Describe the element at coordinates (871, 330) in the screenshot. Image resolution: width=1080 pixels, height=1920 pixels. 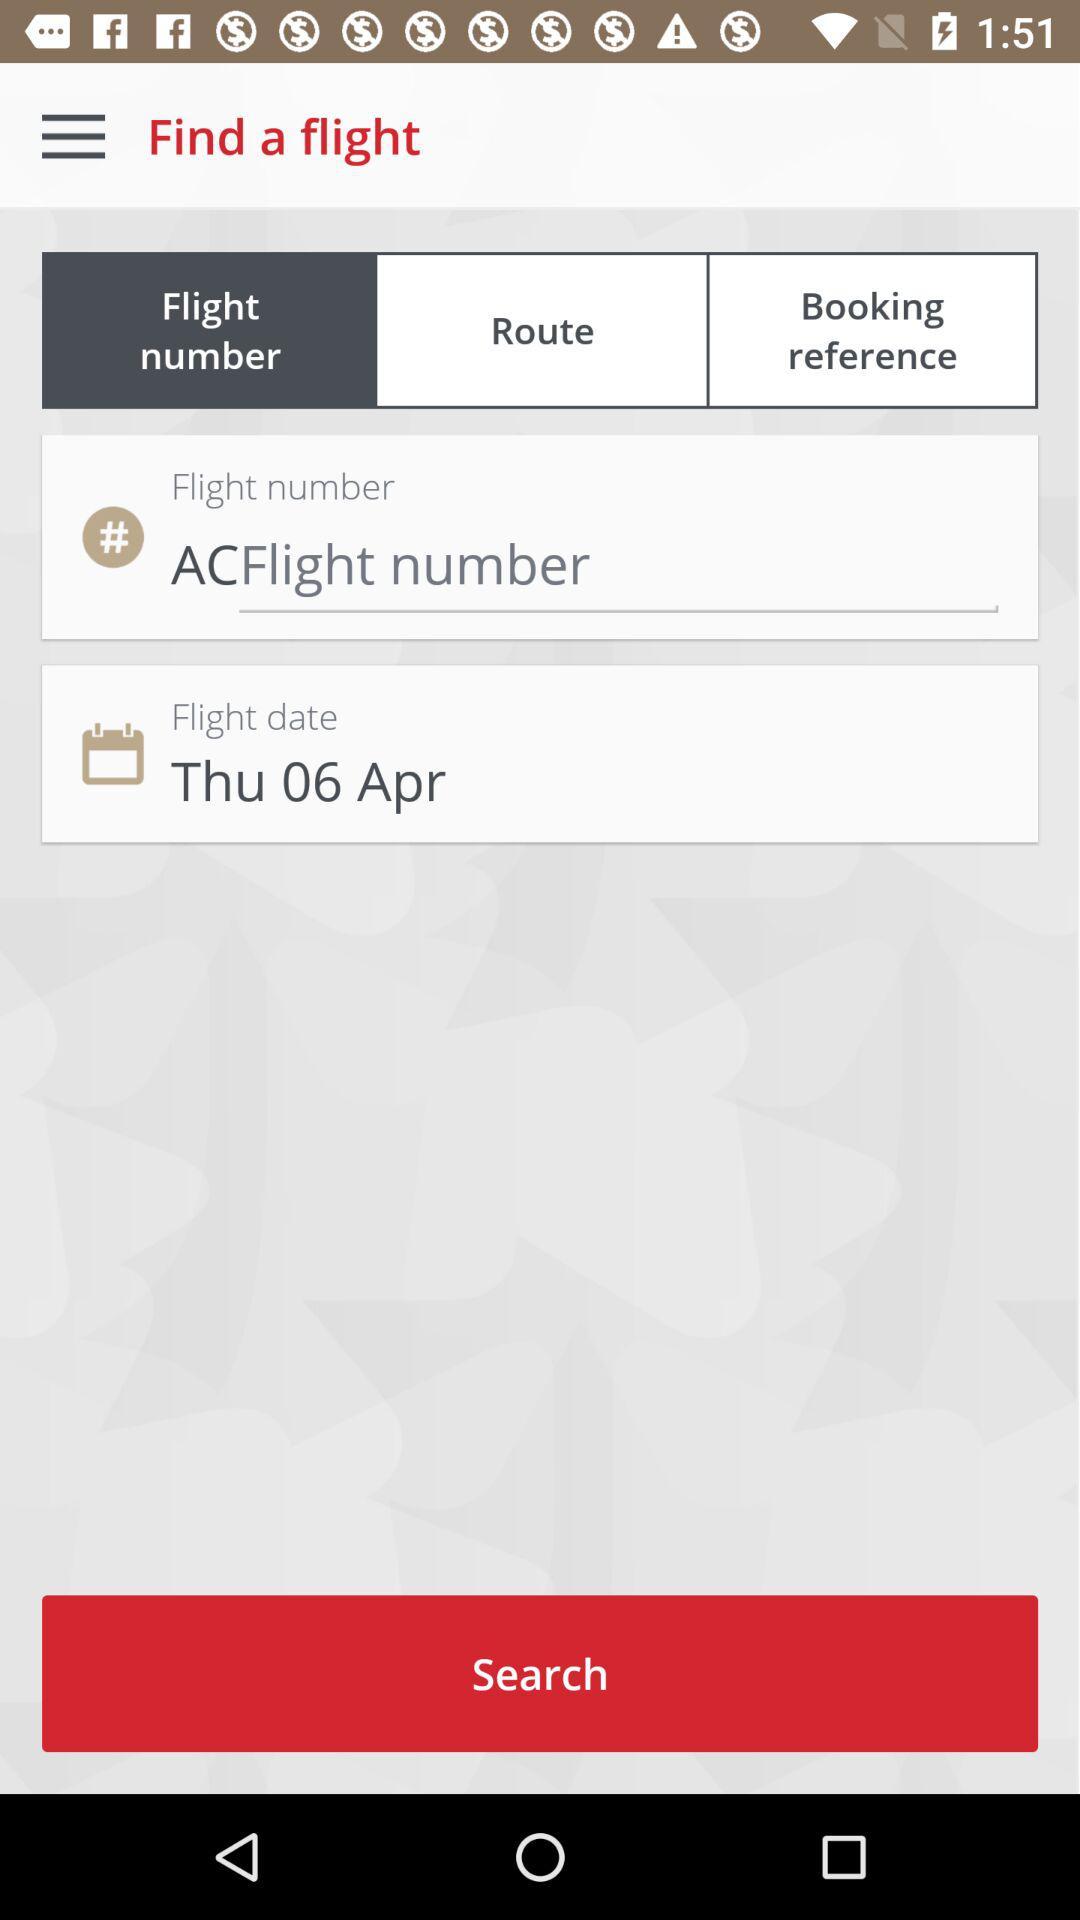
I see `booking reference item` at that location.